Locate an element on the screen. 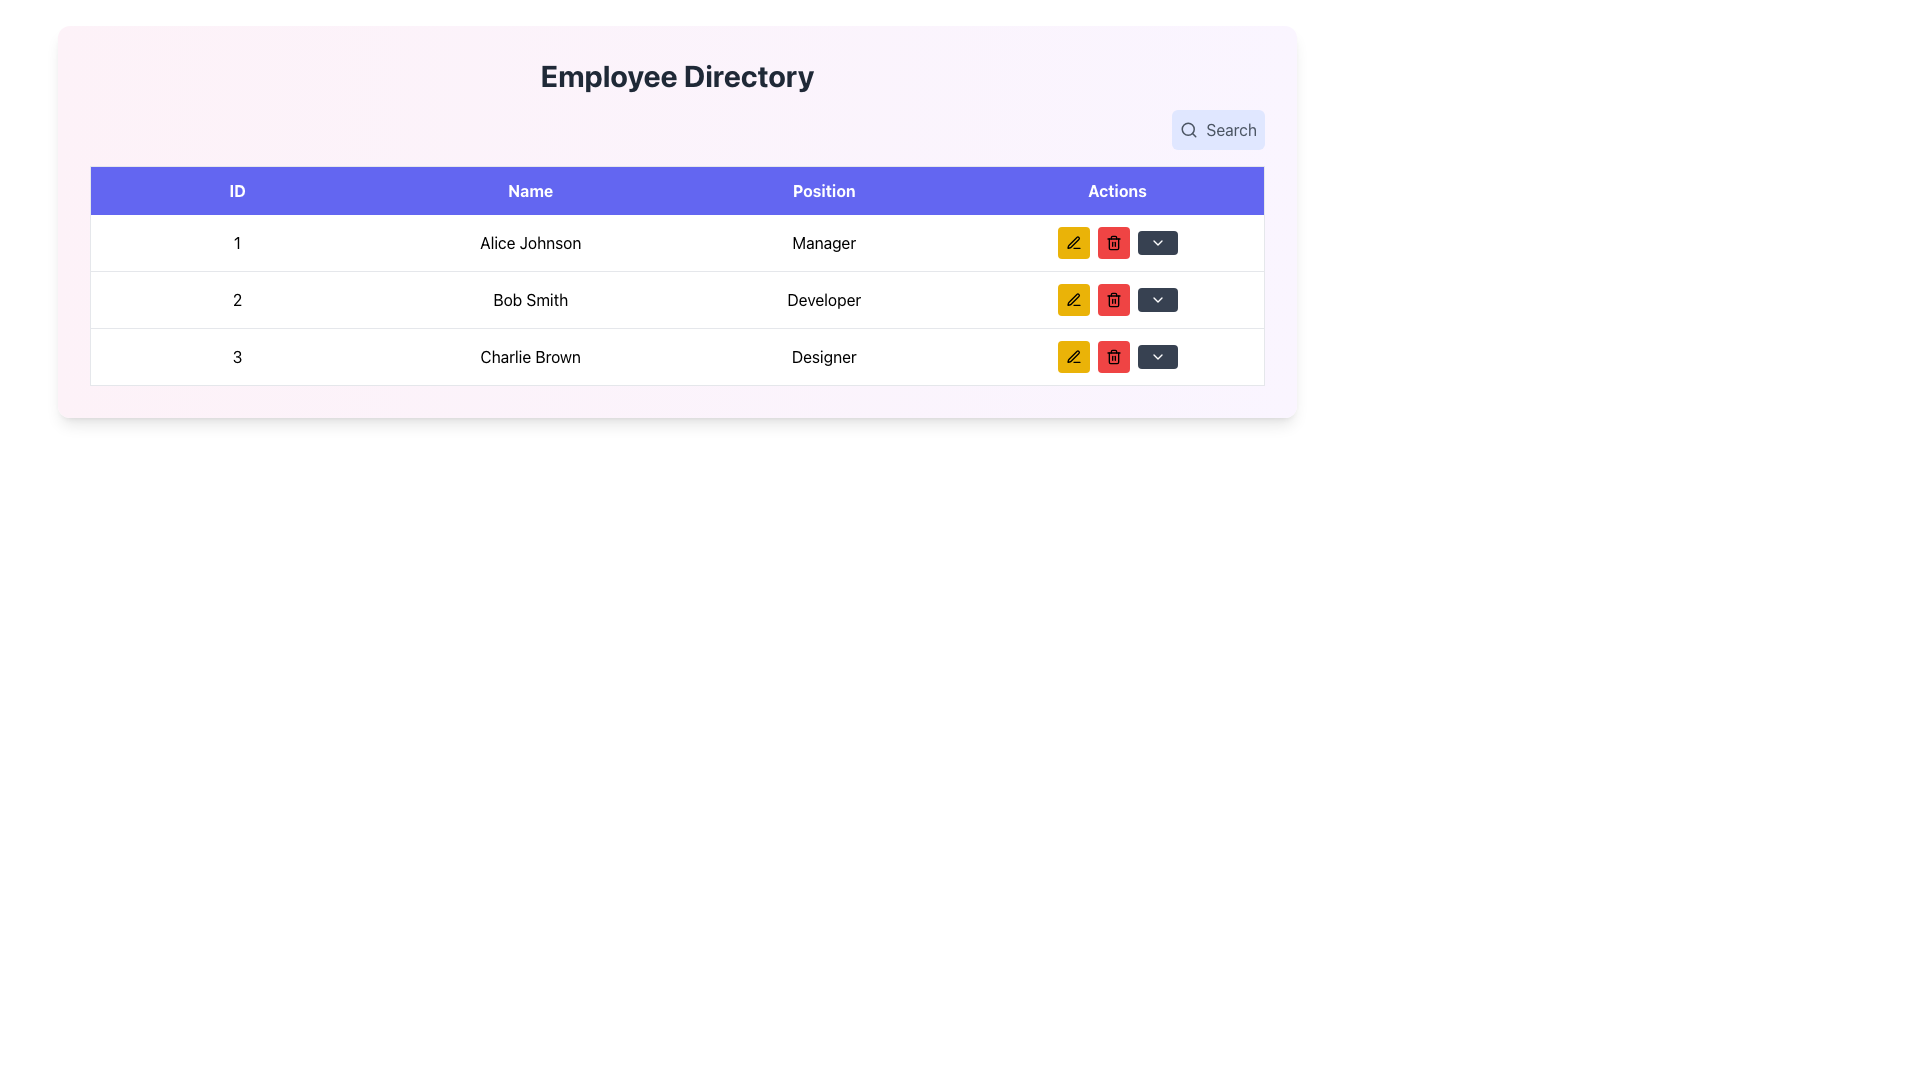 Image resolution: width=1920 pixels, height=1080 pixels. the 'Search' button located in the top-right corner of the interface is located at coordinates (1217, 130).